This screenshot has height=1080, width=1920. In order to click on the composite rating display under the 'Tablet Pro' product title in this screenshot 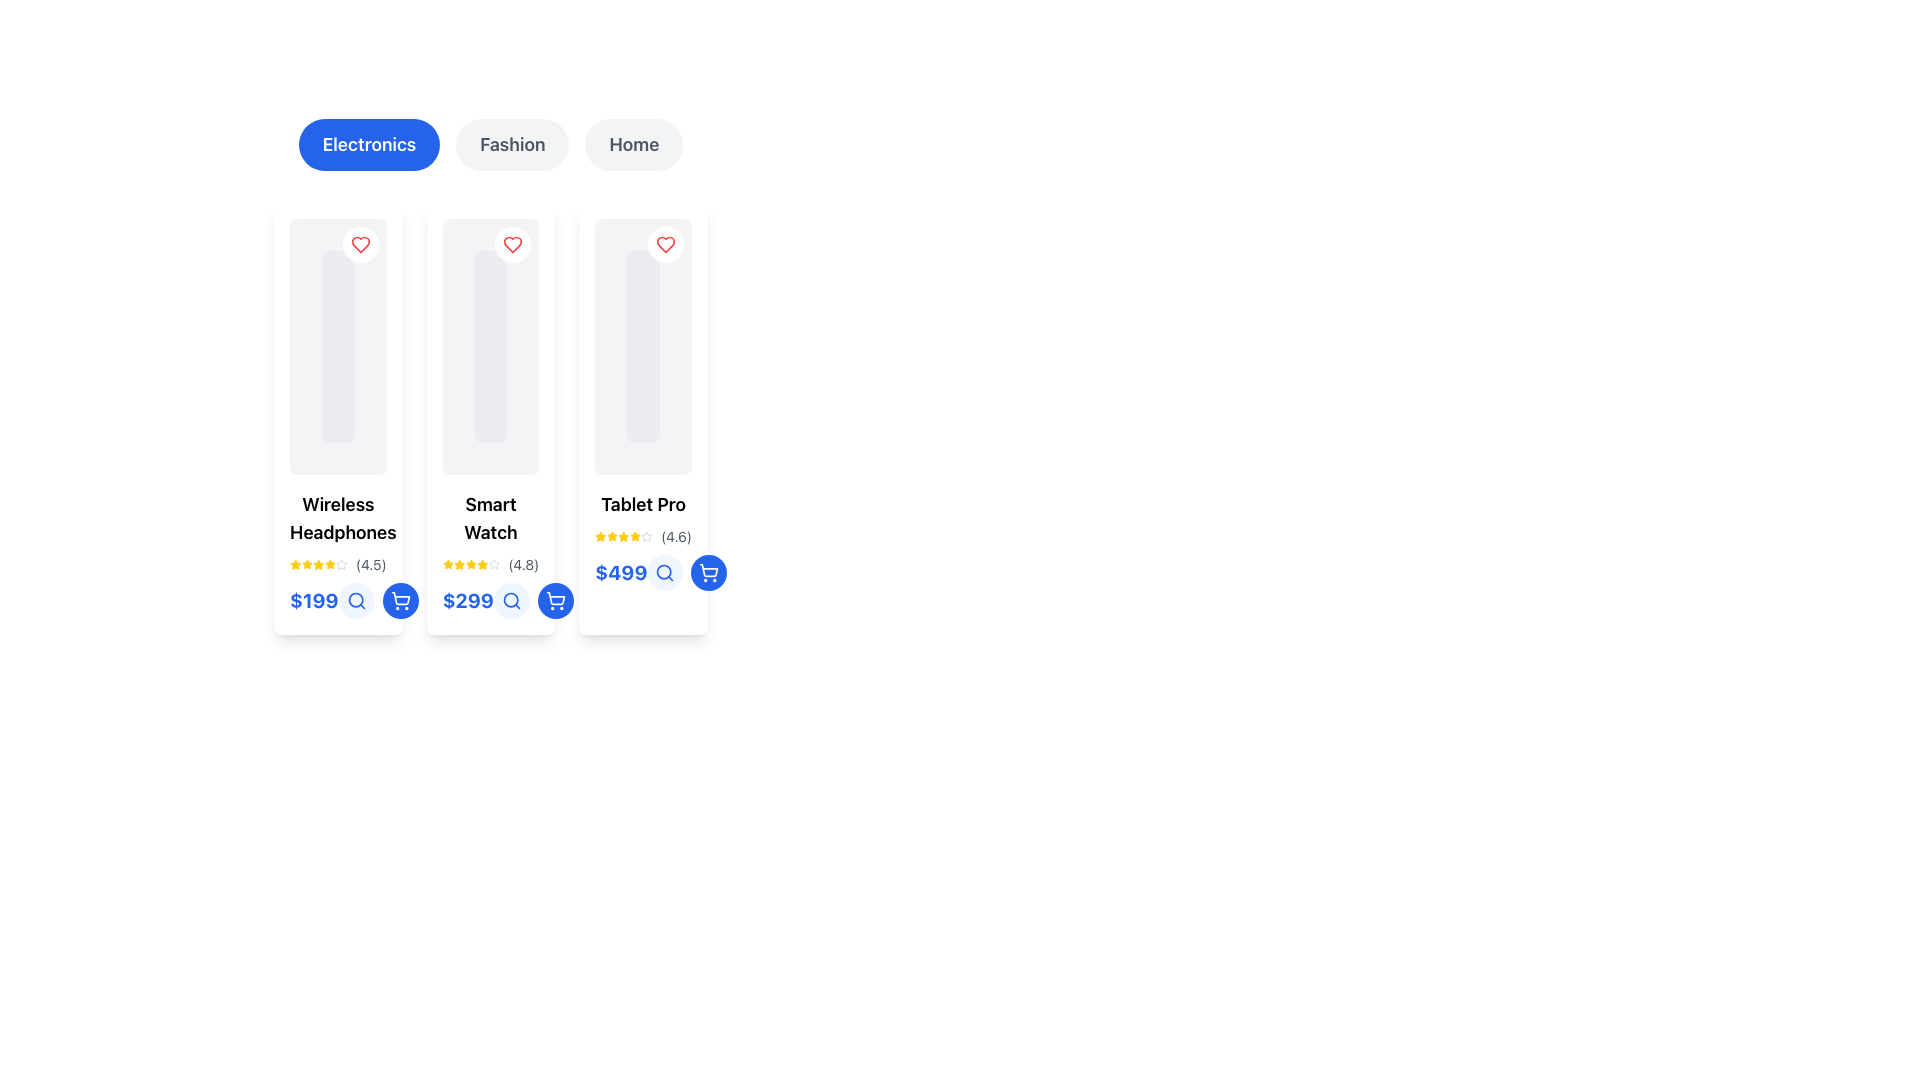, I will do `click(643, 535)`.